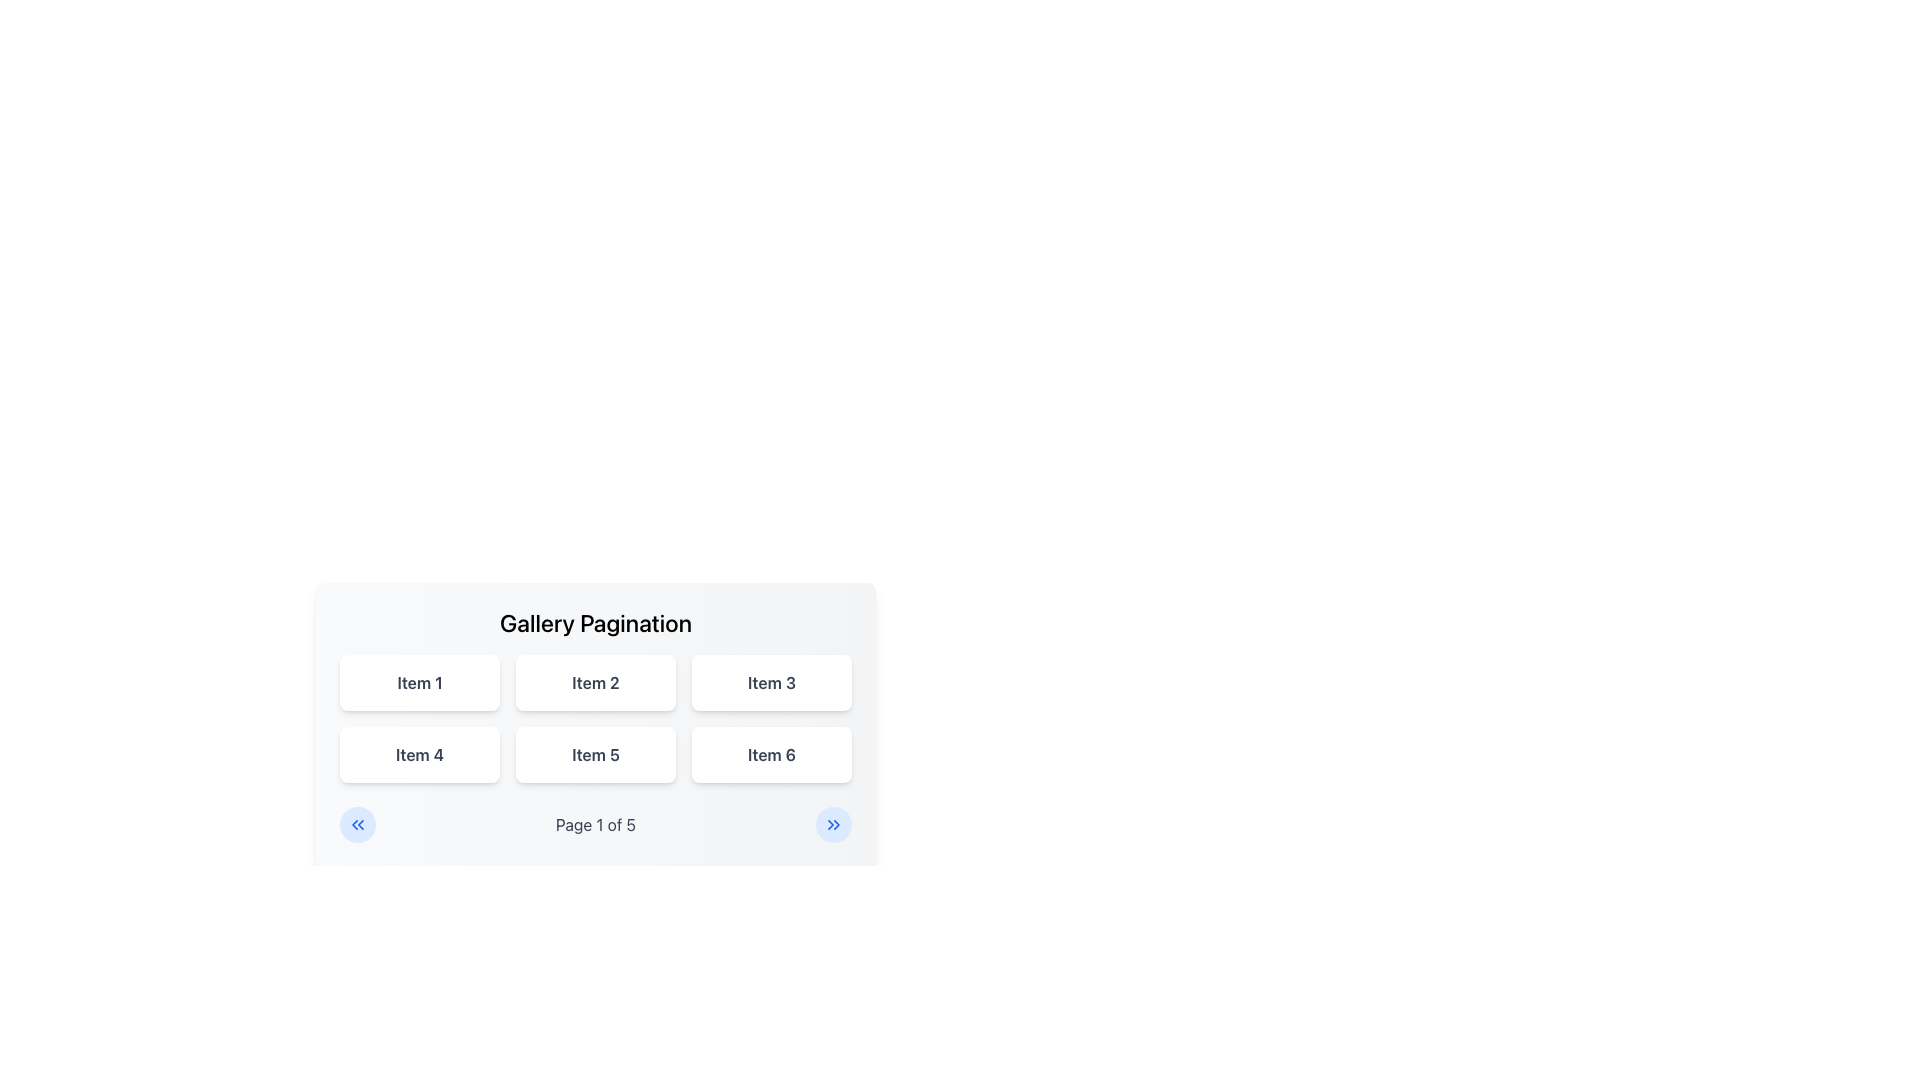  I want to click on the circular blue button with left-pointing chevrons located at the bottom left of the pagination section, so click(358, 825).